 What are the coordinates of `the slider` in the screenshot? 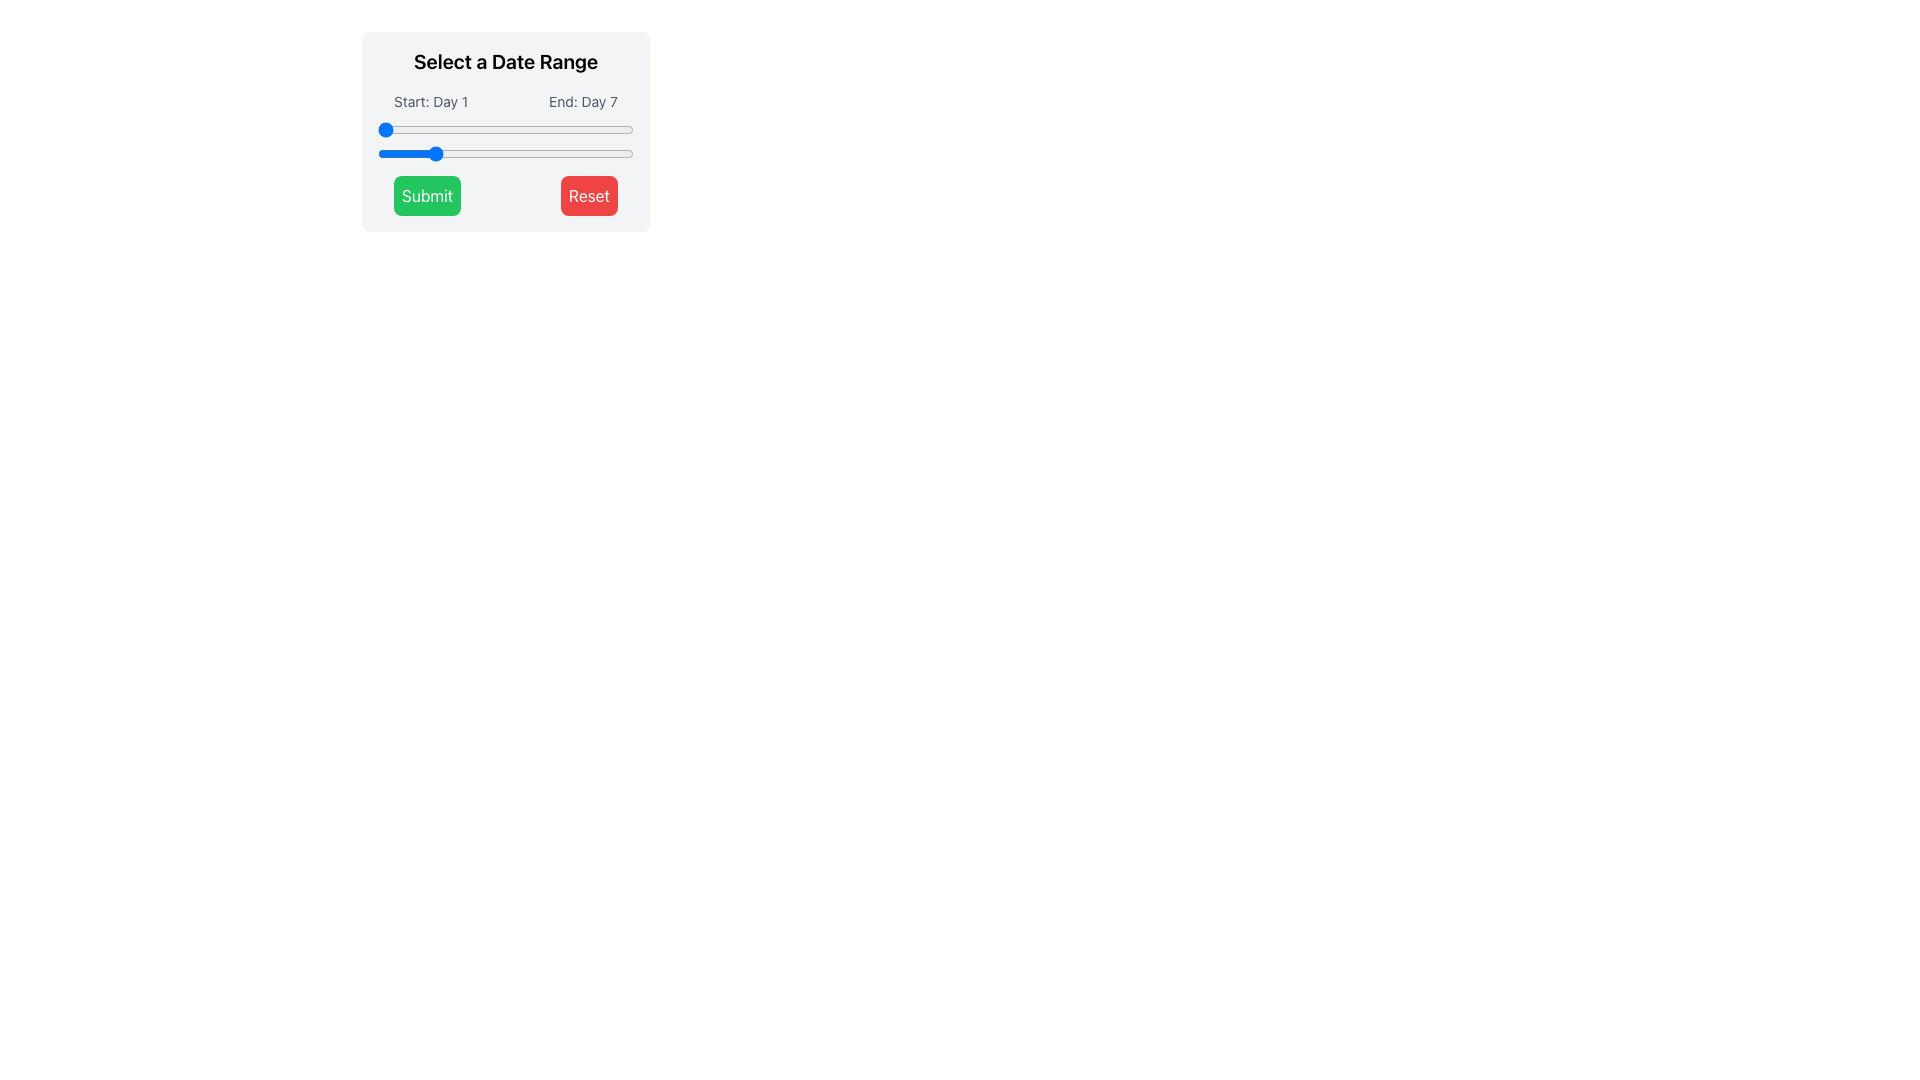 It's located at (430, 130).